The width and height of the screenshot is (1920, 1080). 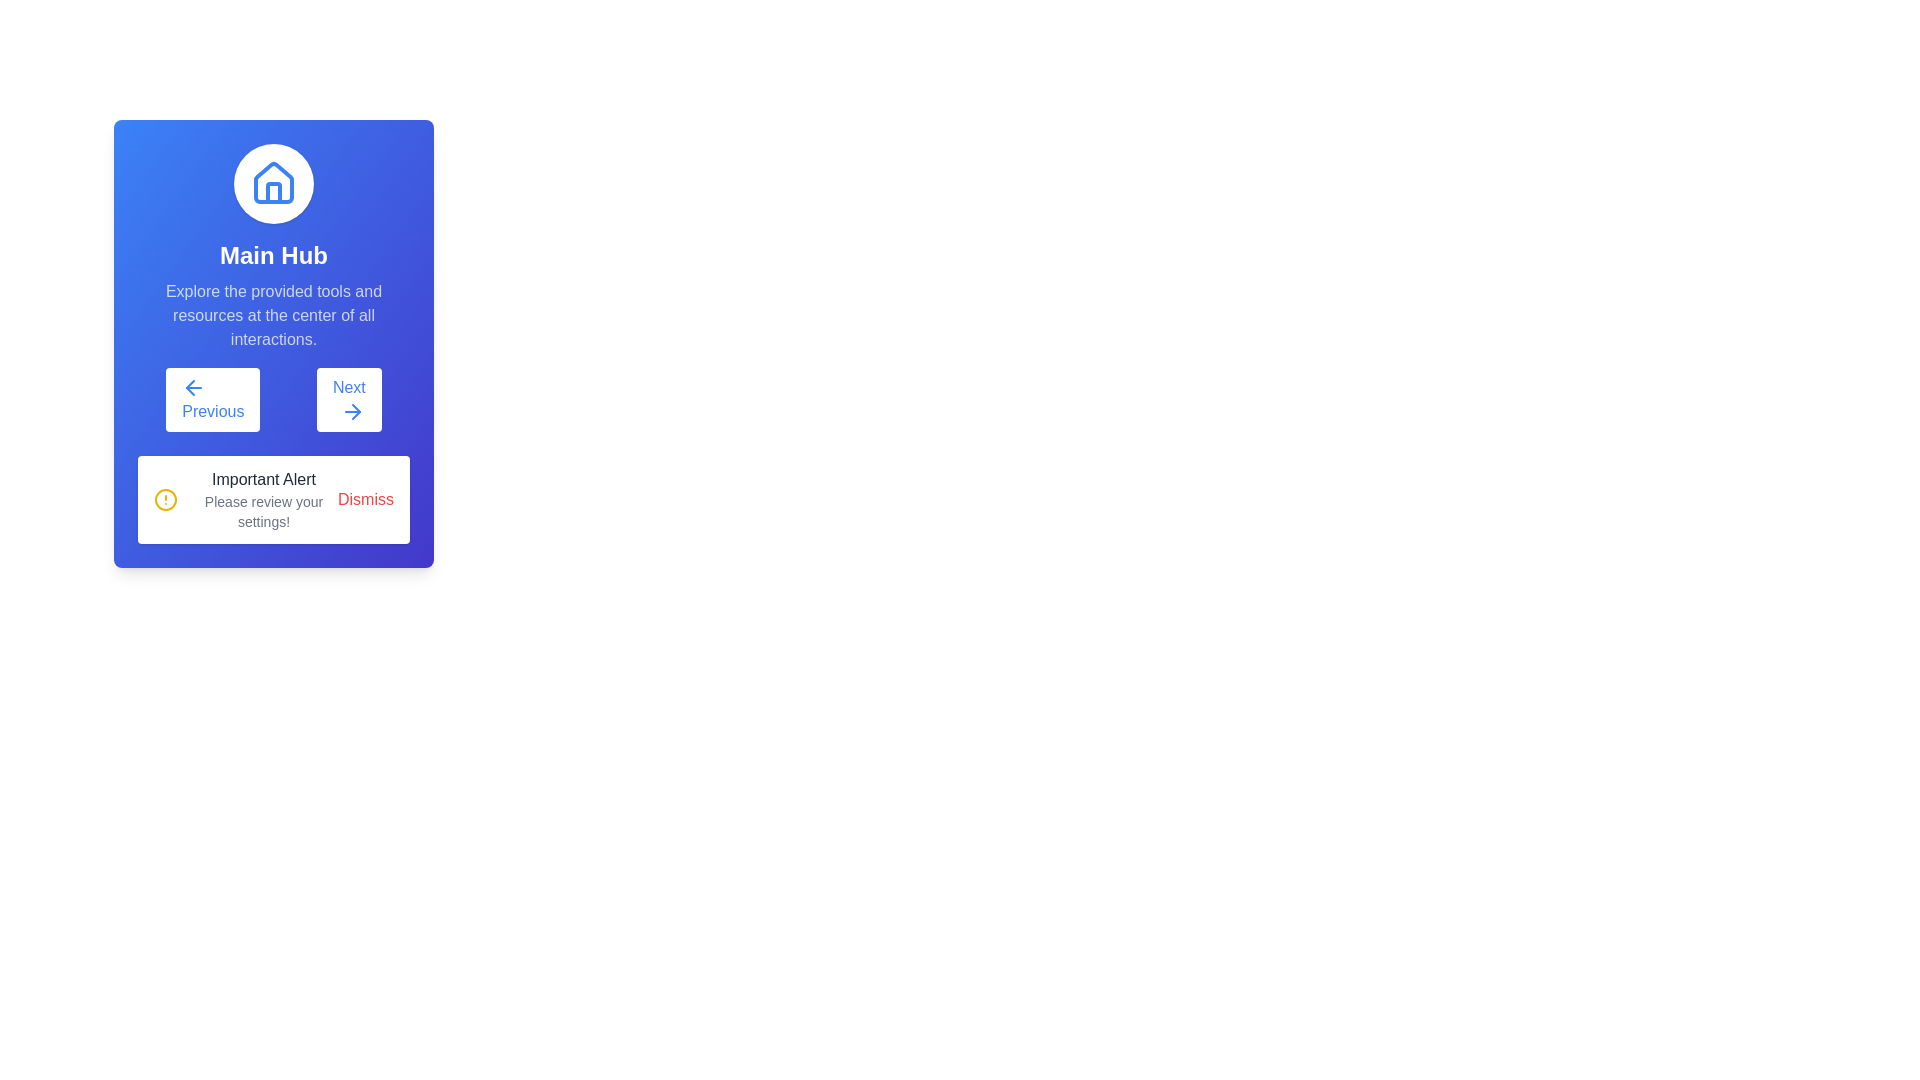 I want to click on the text component styled in white with a semi-transparent tone, reading 'Explore the provided tools and resources at the center of all interactions', located directly below the title 'Main Hub', so click(x=272, y=315).